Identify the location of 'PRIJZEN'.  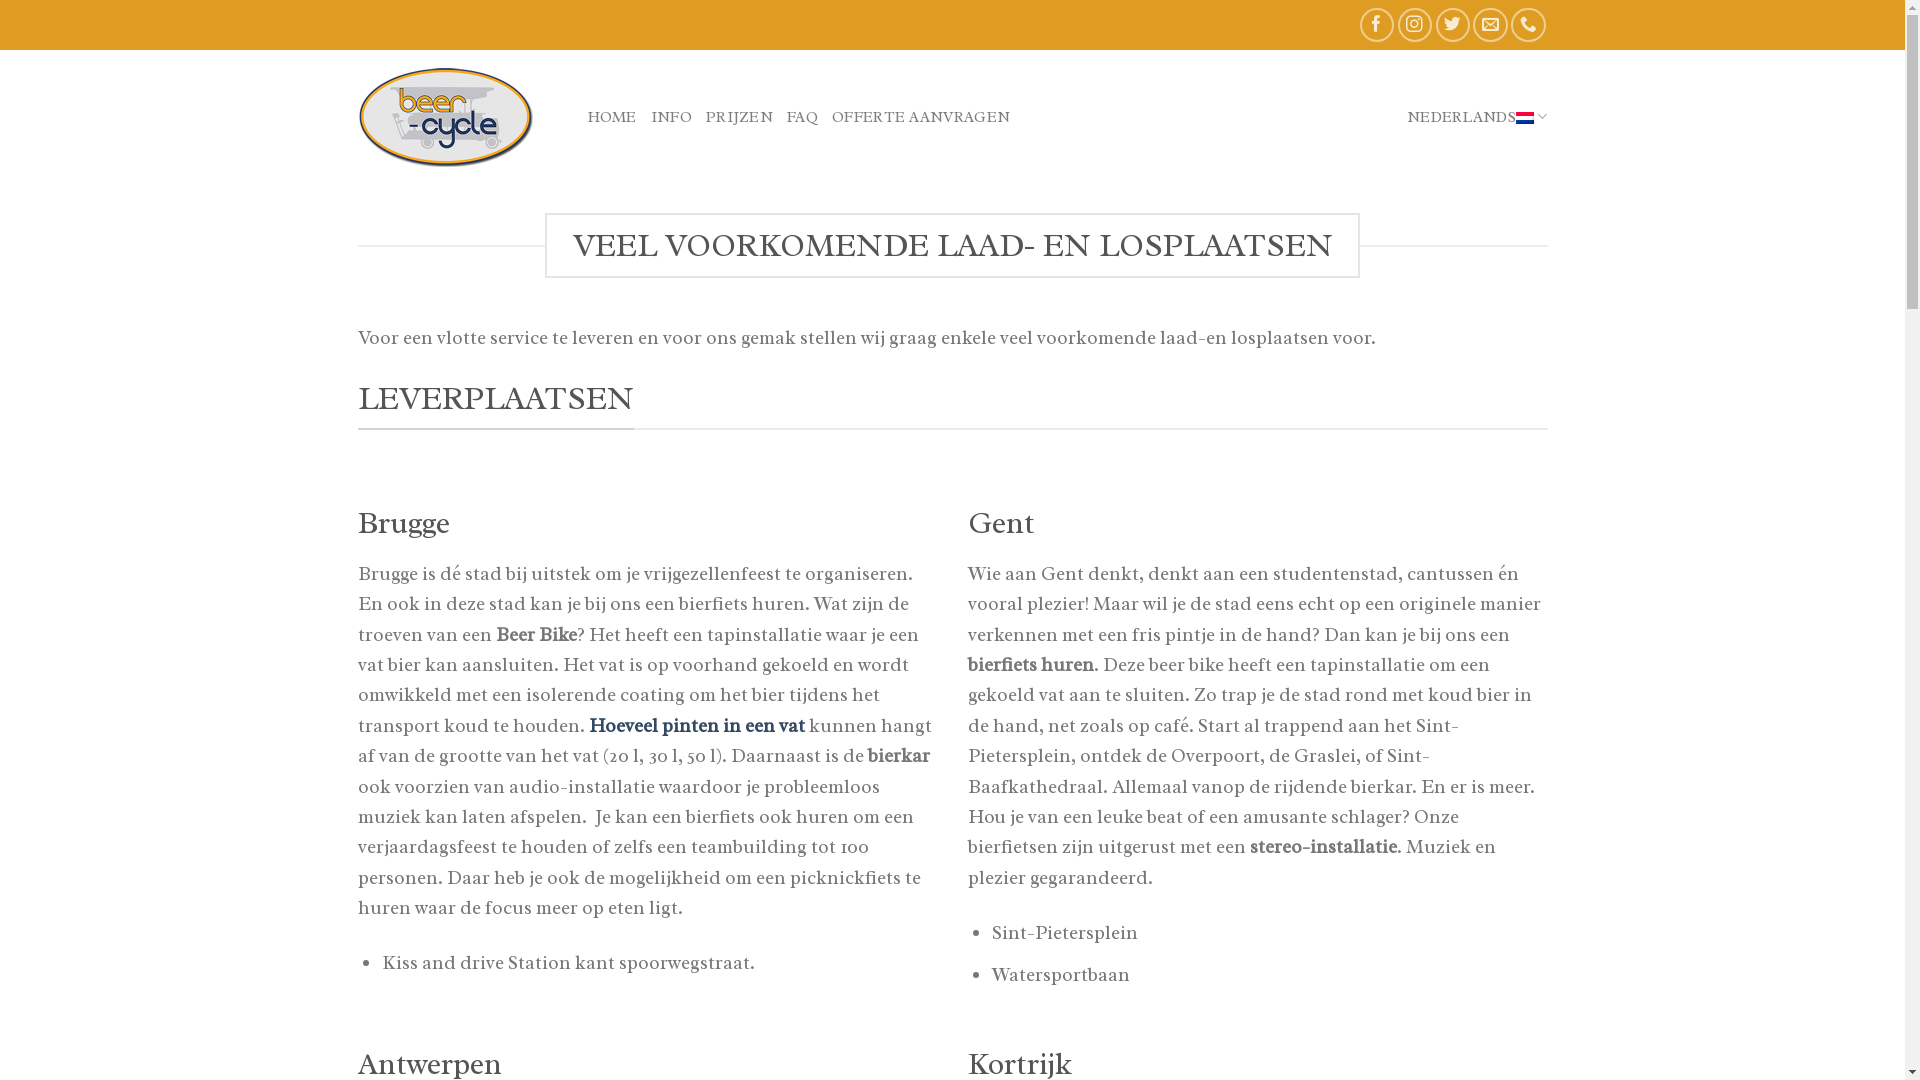
(738, 115).